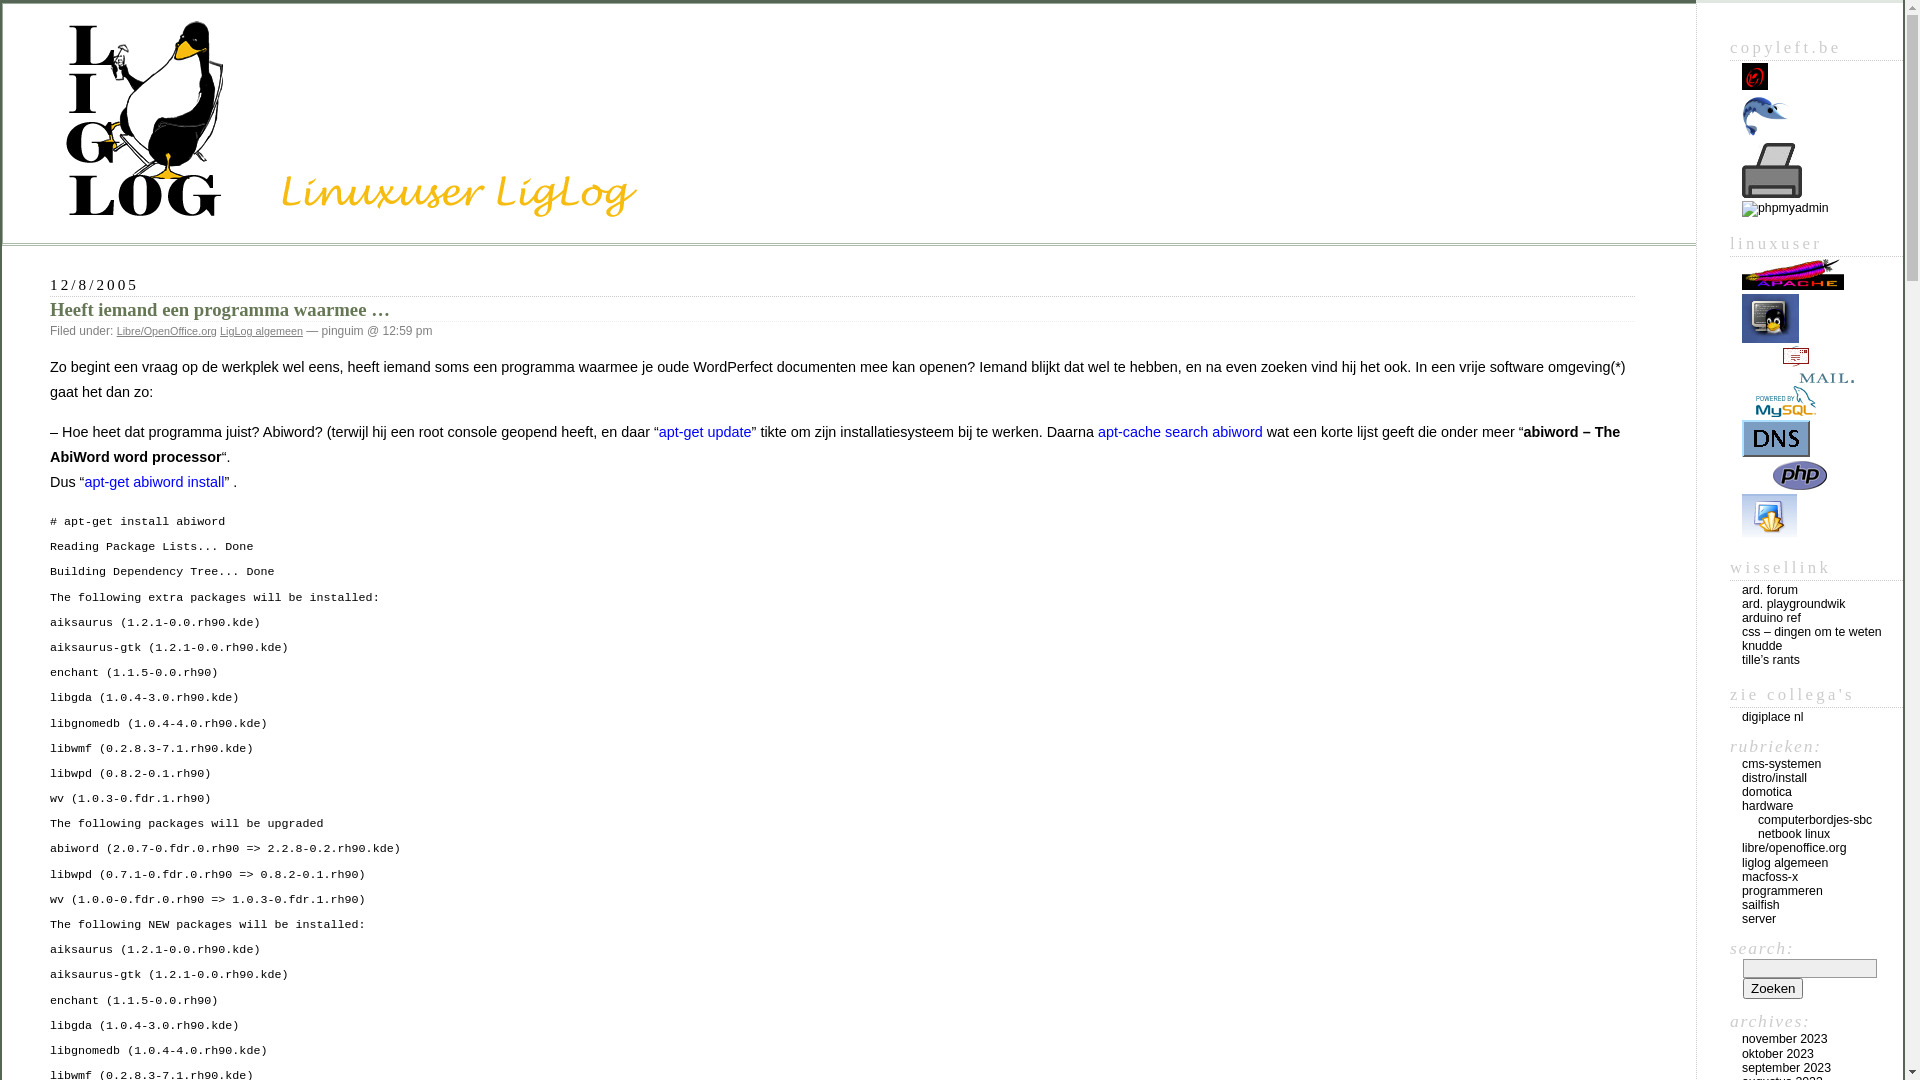 This screenshot has height=1080, width=1920. What do you see at coordinates (1785, 862) in the screenshot?
I see `'liglog algemeen'` at bounding box center [1785, 862].